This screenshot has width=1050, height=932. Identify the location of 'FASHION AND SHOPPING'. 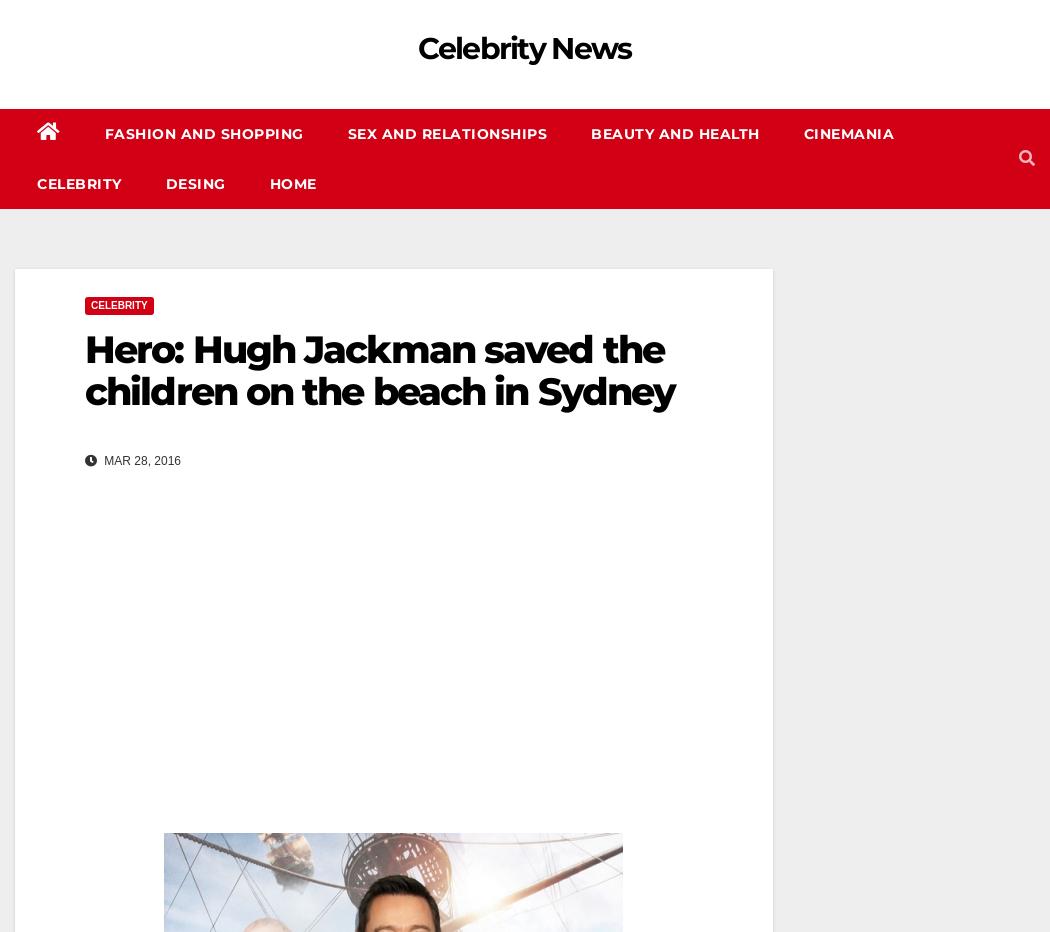
(103, 133).